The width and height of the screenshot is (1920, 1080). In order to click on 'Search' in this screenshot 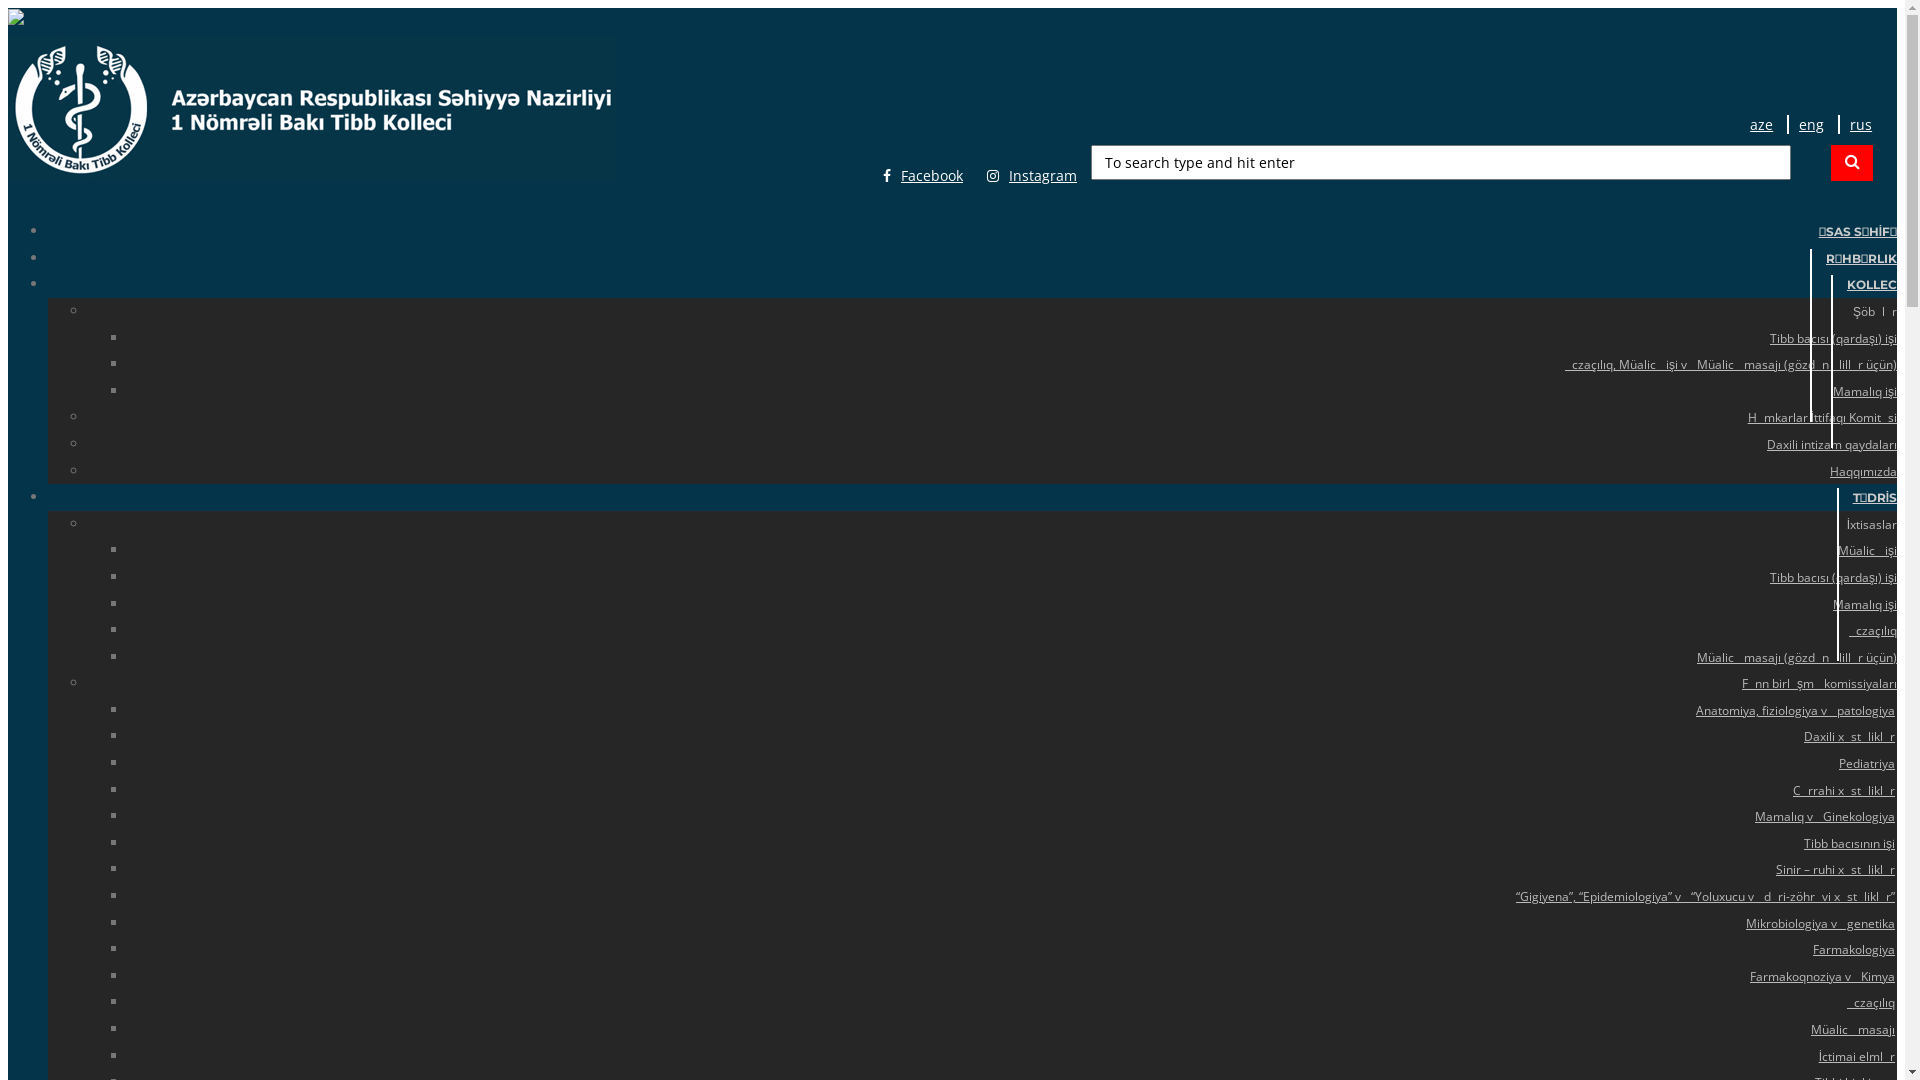, I will do `click(1809, 162)`.